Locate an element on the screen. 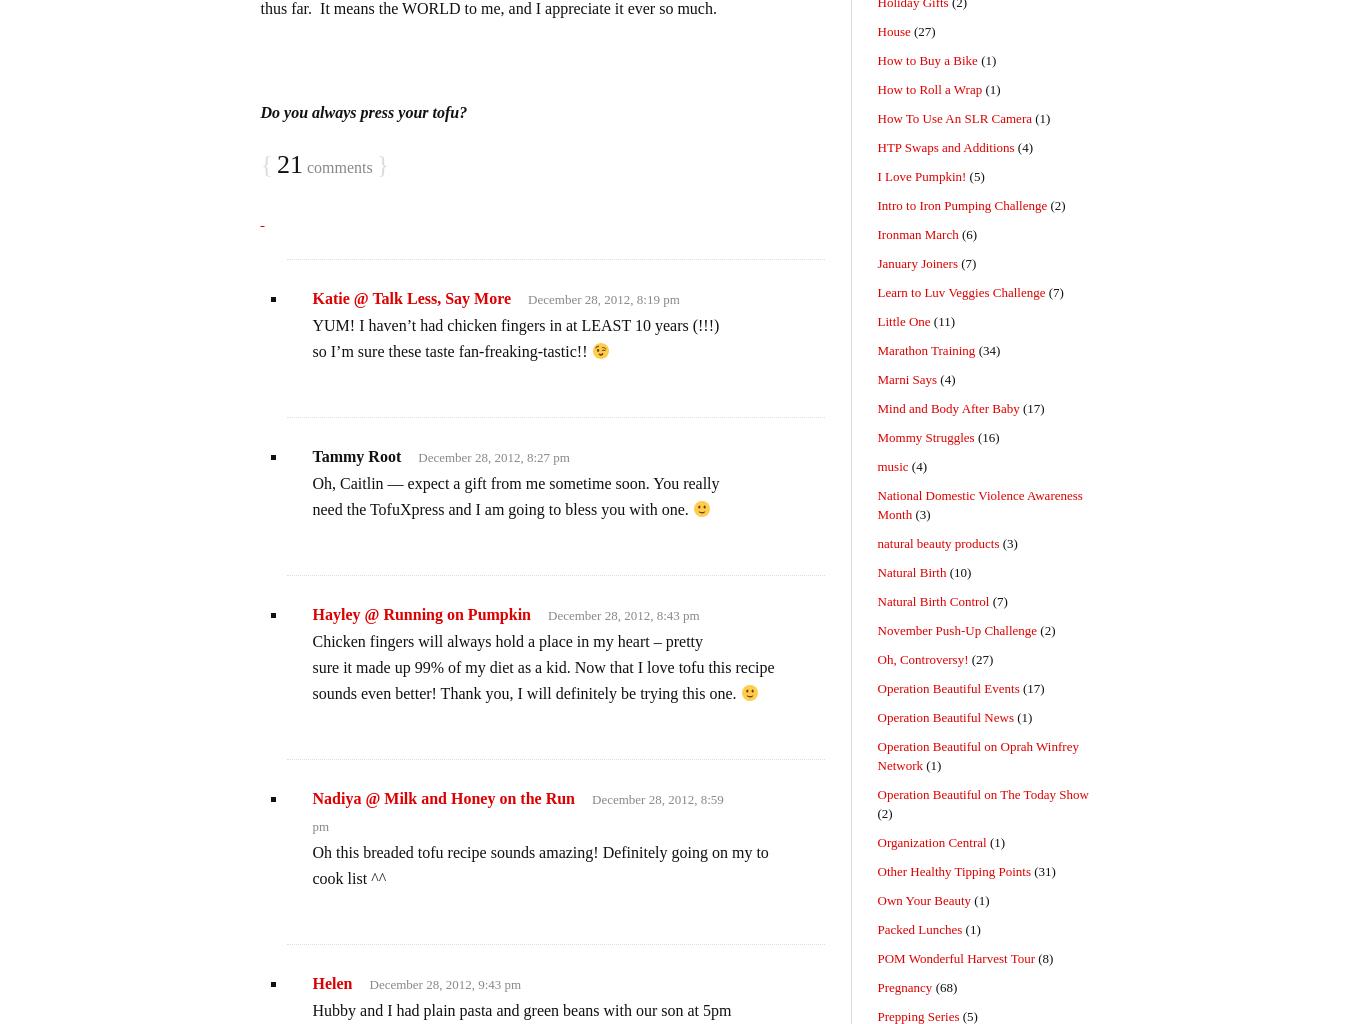 Image resolution: width=1366 pixels, height=1024 pixels. 'How to Buy a Bike' is located at coordinates (926, 59).